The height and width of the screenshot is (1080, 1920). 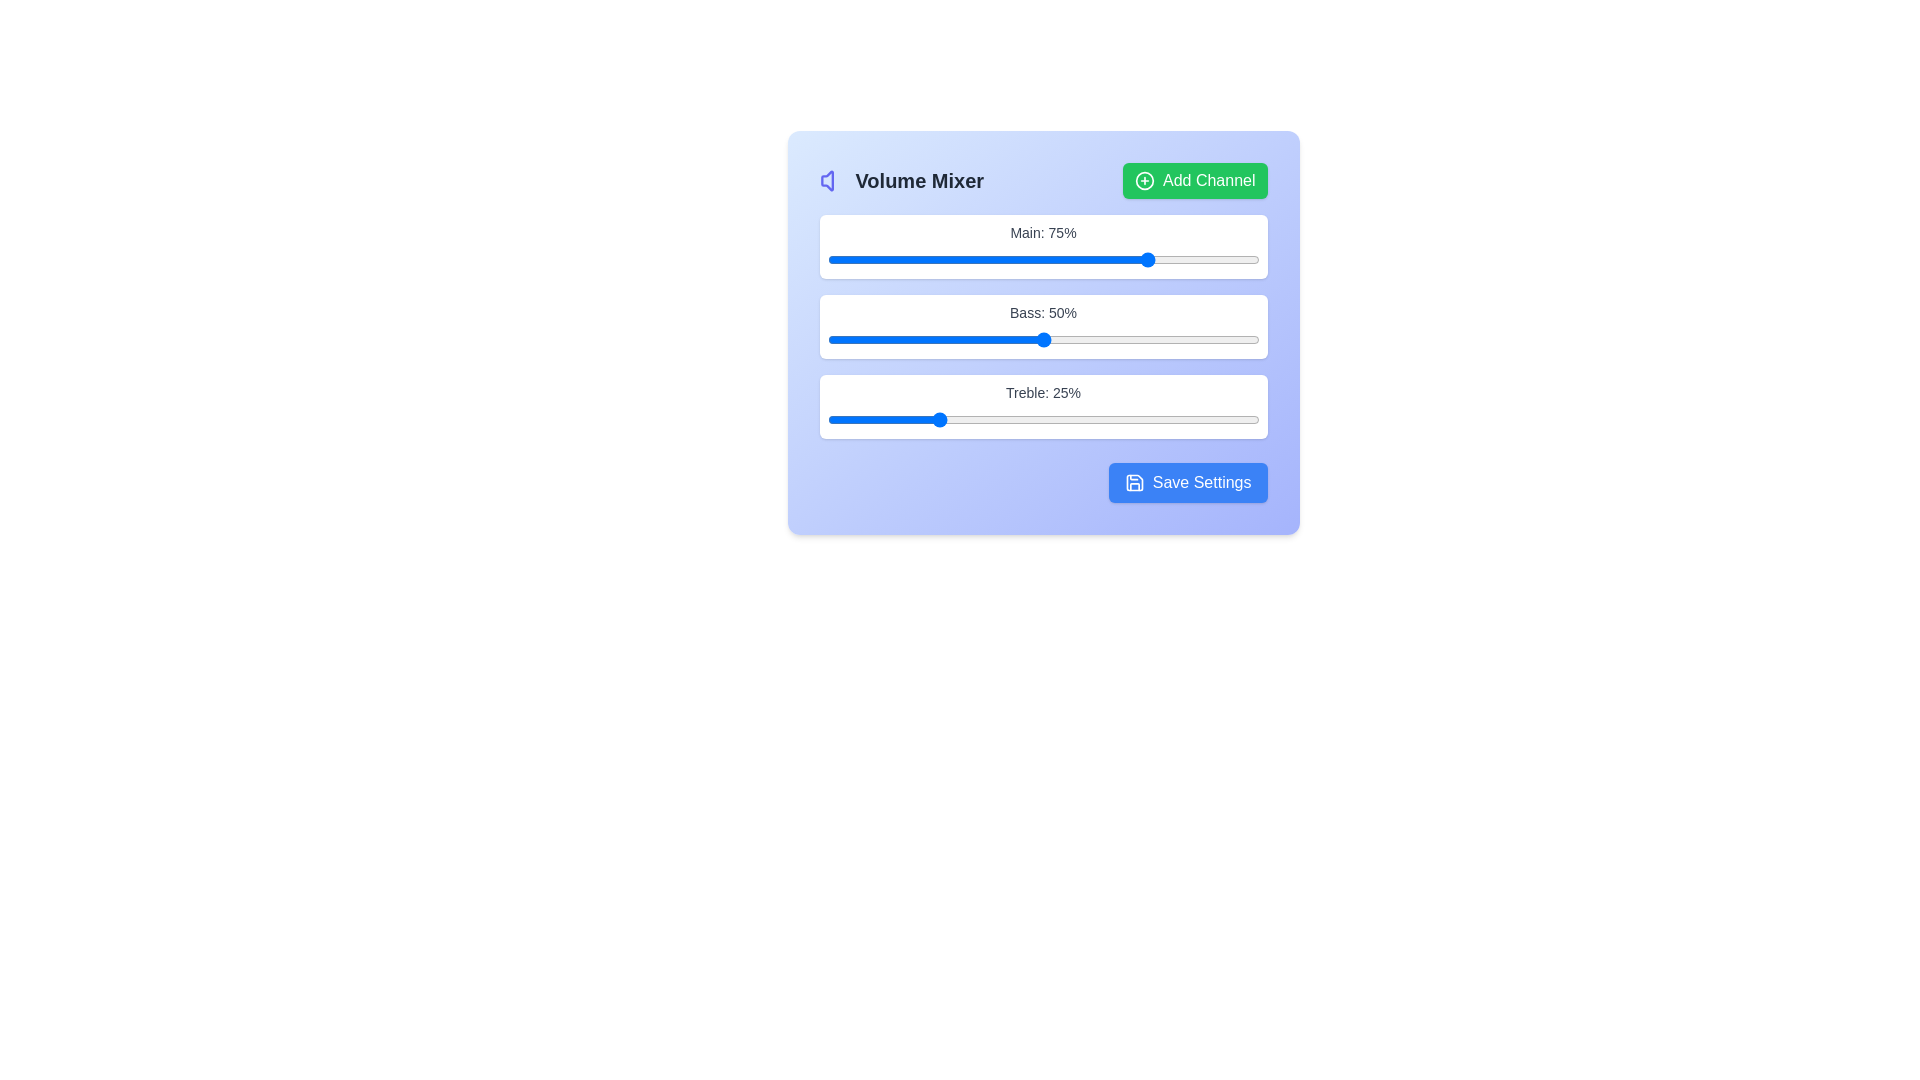 I want to click on the main volume, so click(x=930, y=258).